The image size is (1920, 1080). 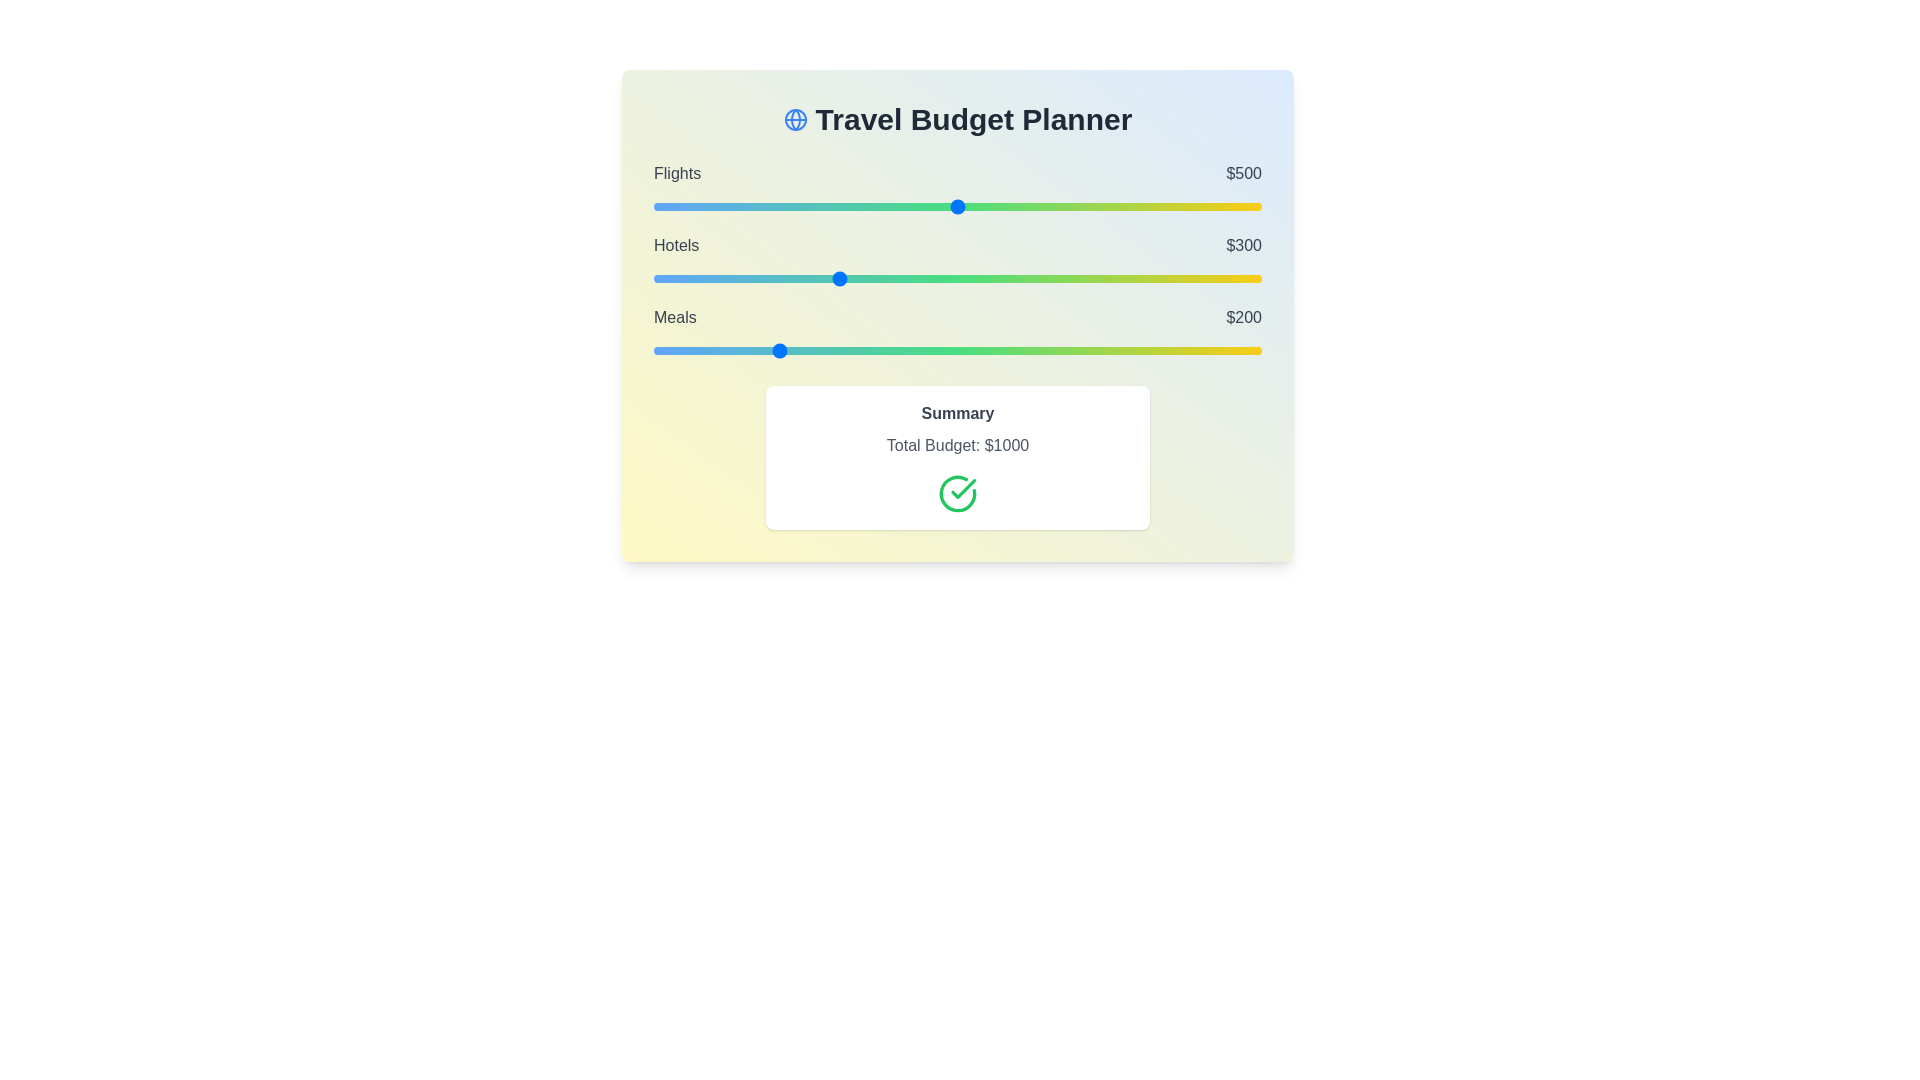 What do you see at coordinates (1008, 207) in the screenshot?
I see `the 'Flights' budget slider to 583` at bounding box center [1008, 207].